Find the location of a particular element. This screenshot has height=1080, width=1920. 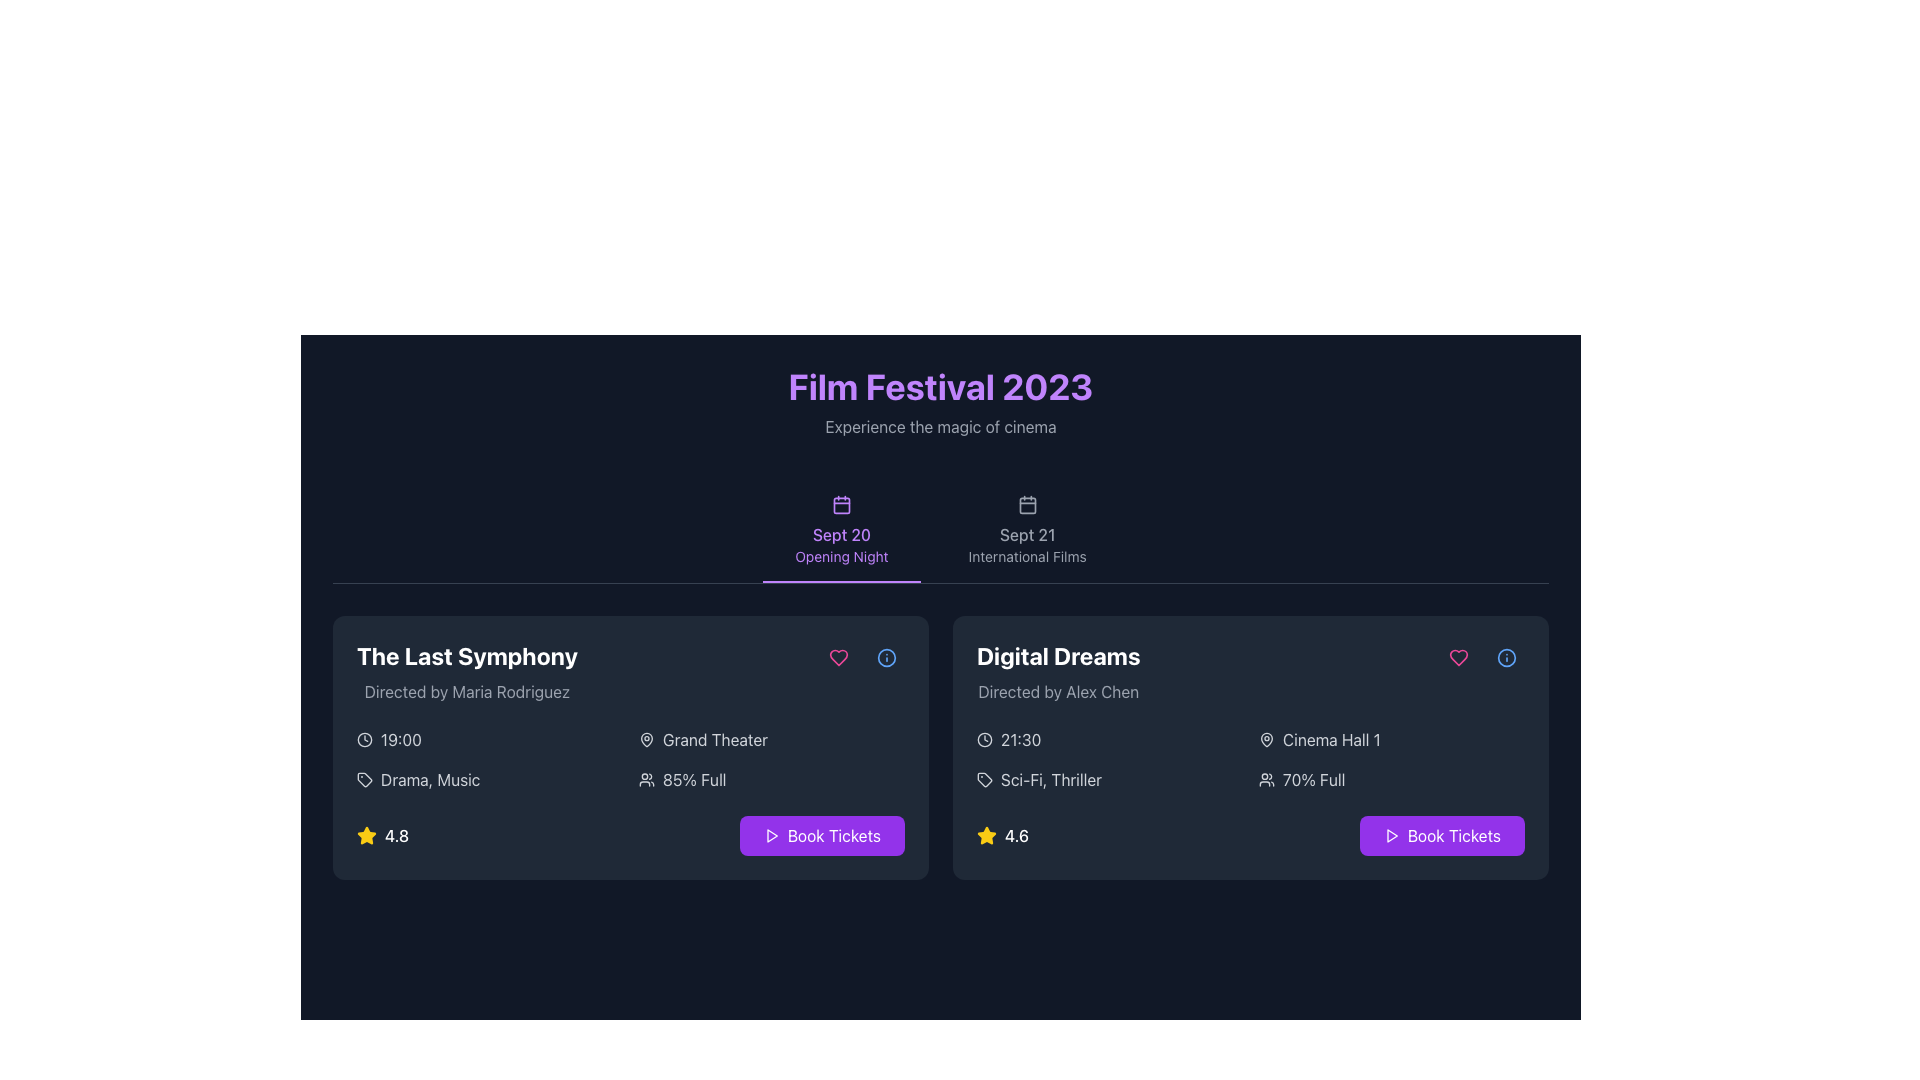

the play button icon located in the bottom-right card titled 'Digital Dreams', specifically within the 'Book Tickets' button is located at coordinates (1391, 836).